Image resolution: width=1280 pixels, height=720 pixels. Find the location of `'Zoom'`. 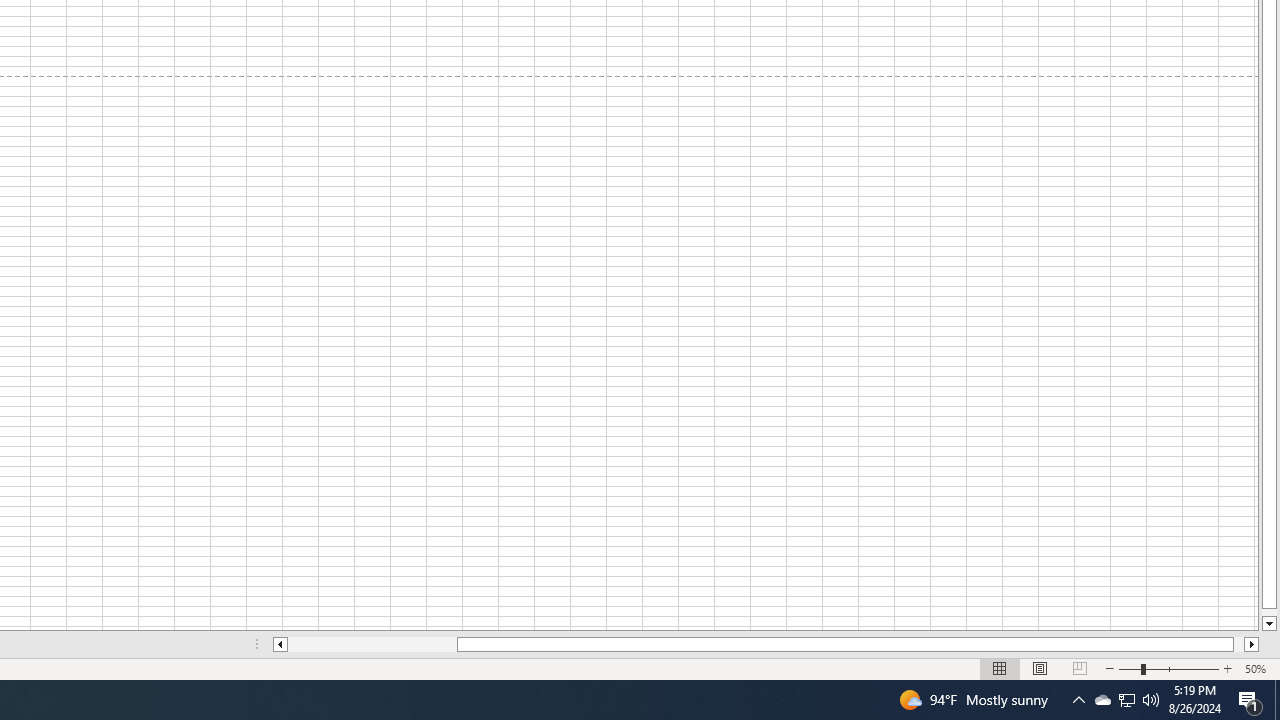

'Zoom' is located at coordinates (1168, 669).